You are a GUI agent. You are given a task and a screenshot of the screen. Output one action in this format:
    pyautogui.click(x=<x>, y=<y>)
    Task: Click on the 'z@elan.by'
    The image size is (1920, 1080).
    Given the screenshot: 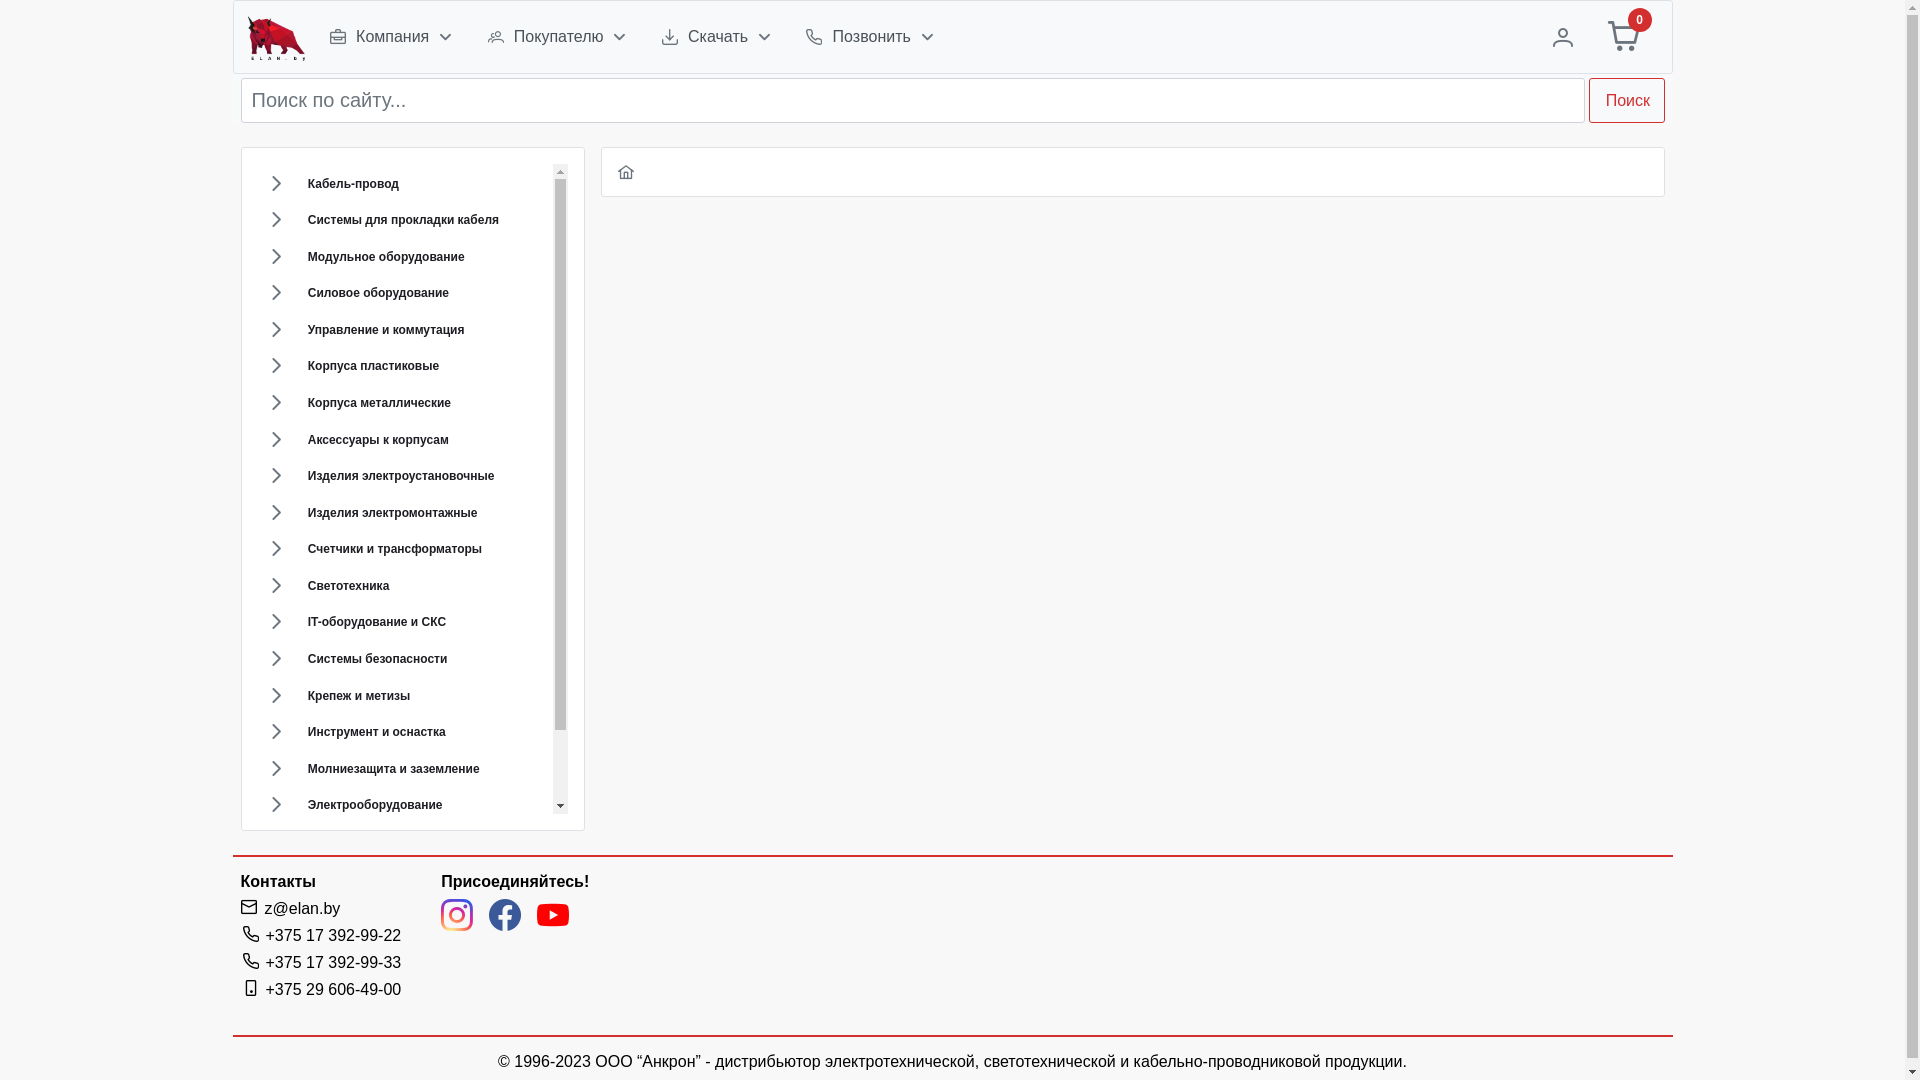 What is the action you would take?
    pyautogui.click(x=301, y=908)
    